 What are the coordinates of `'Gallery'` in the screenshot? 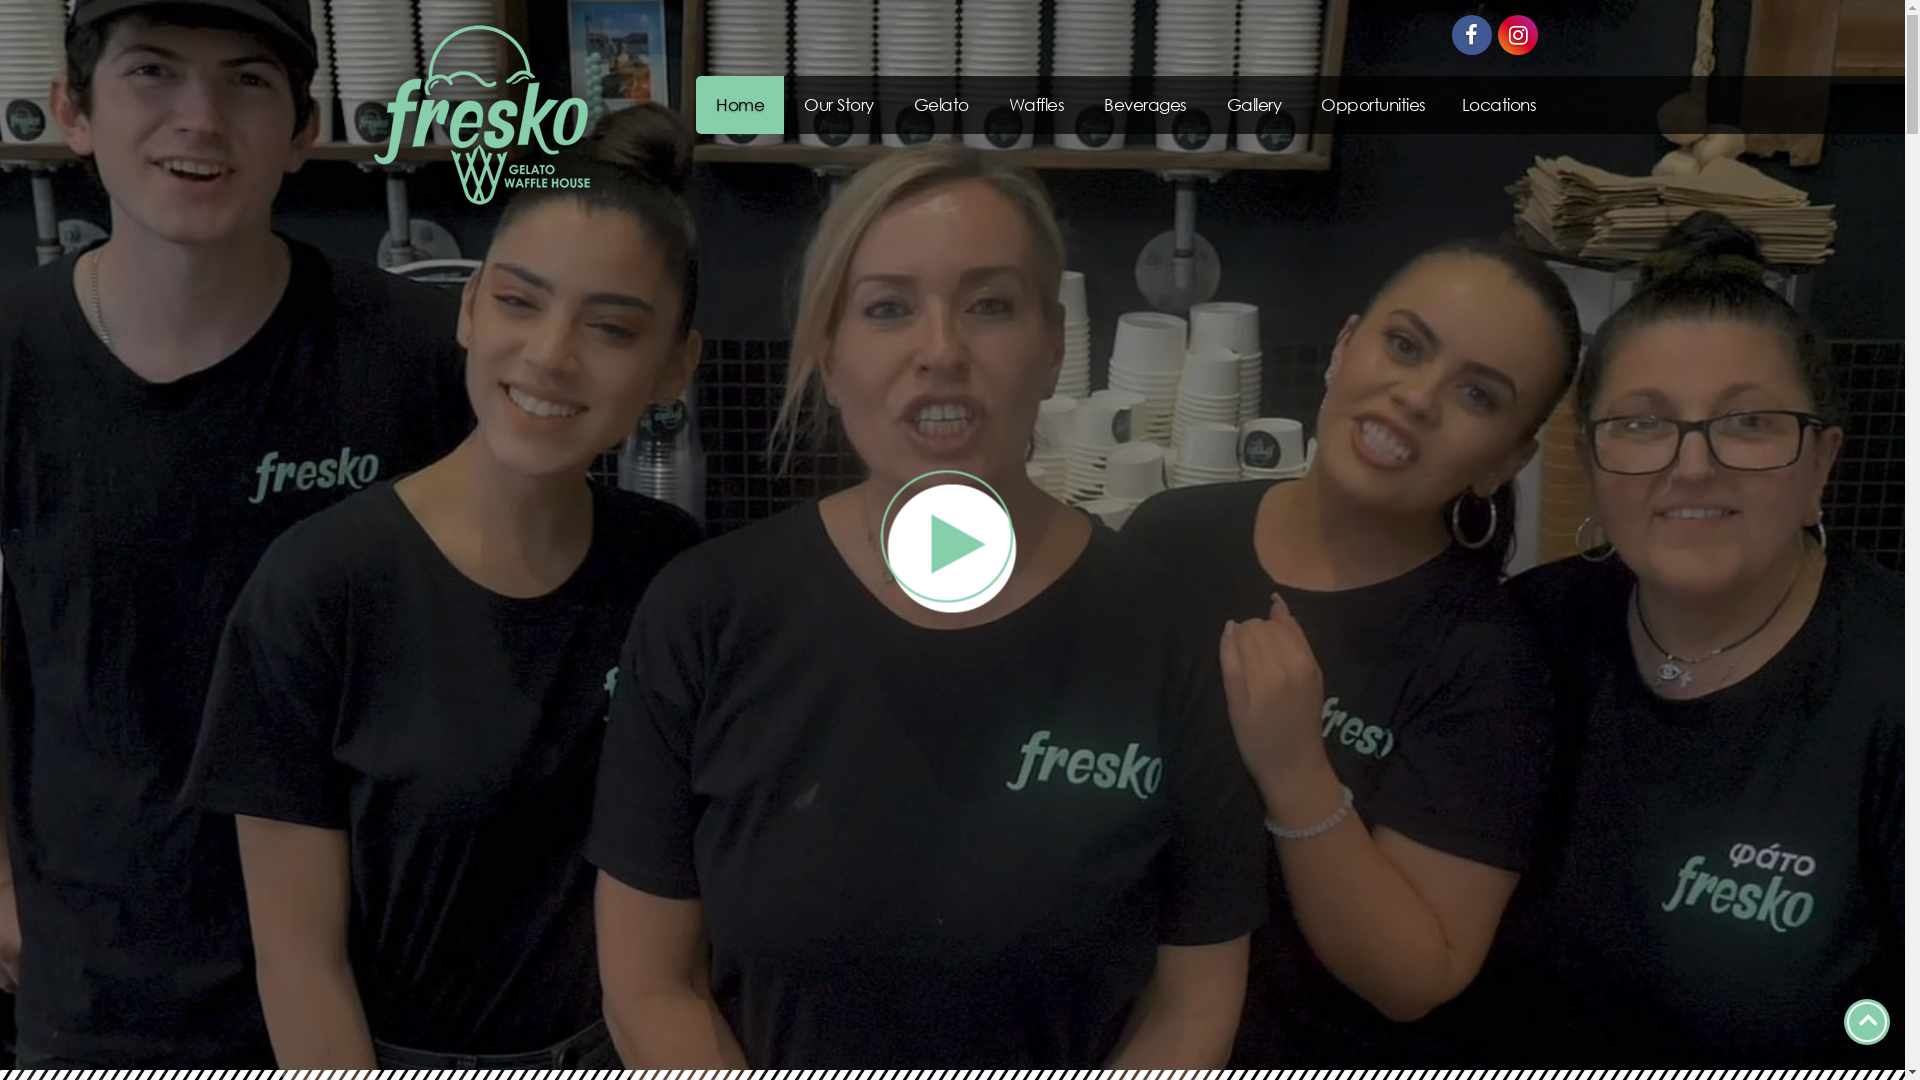 It's located at (1205, 104).